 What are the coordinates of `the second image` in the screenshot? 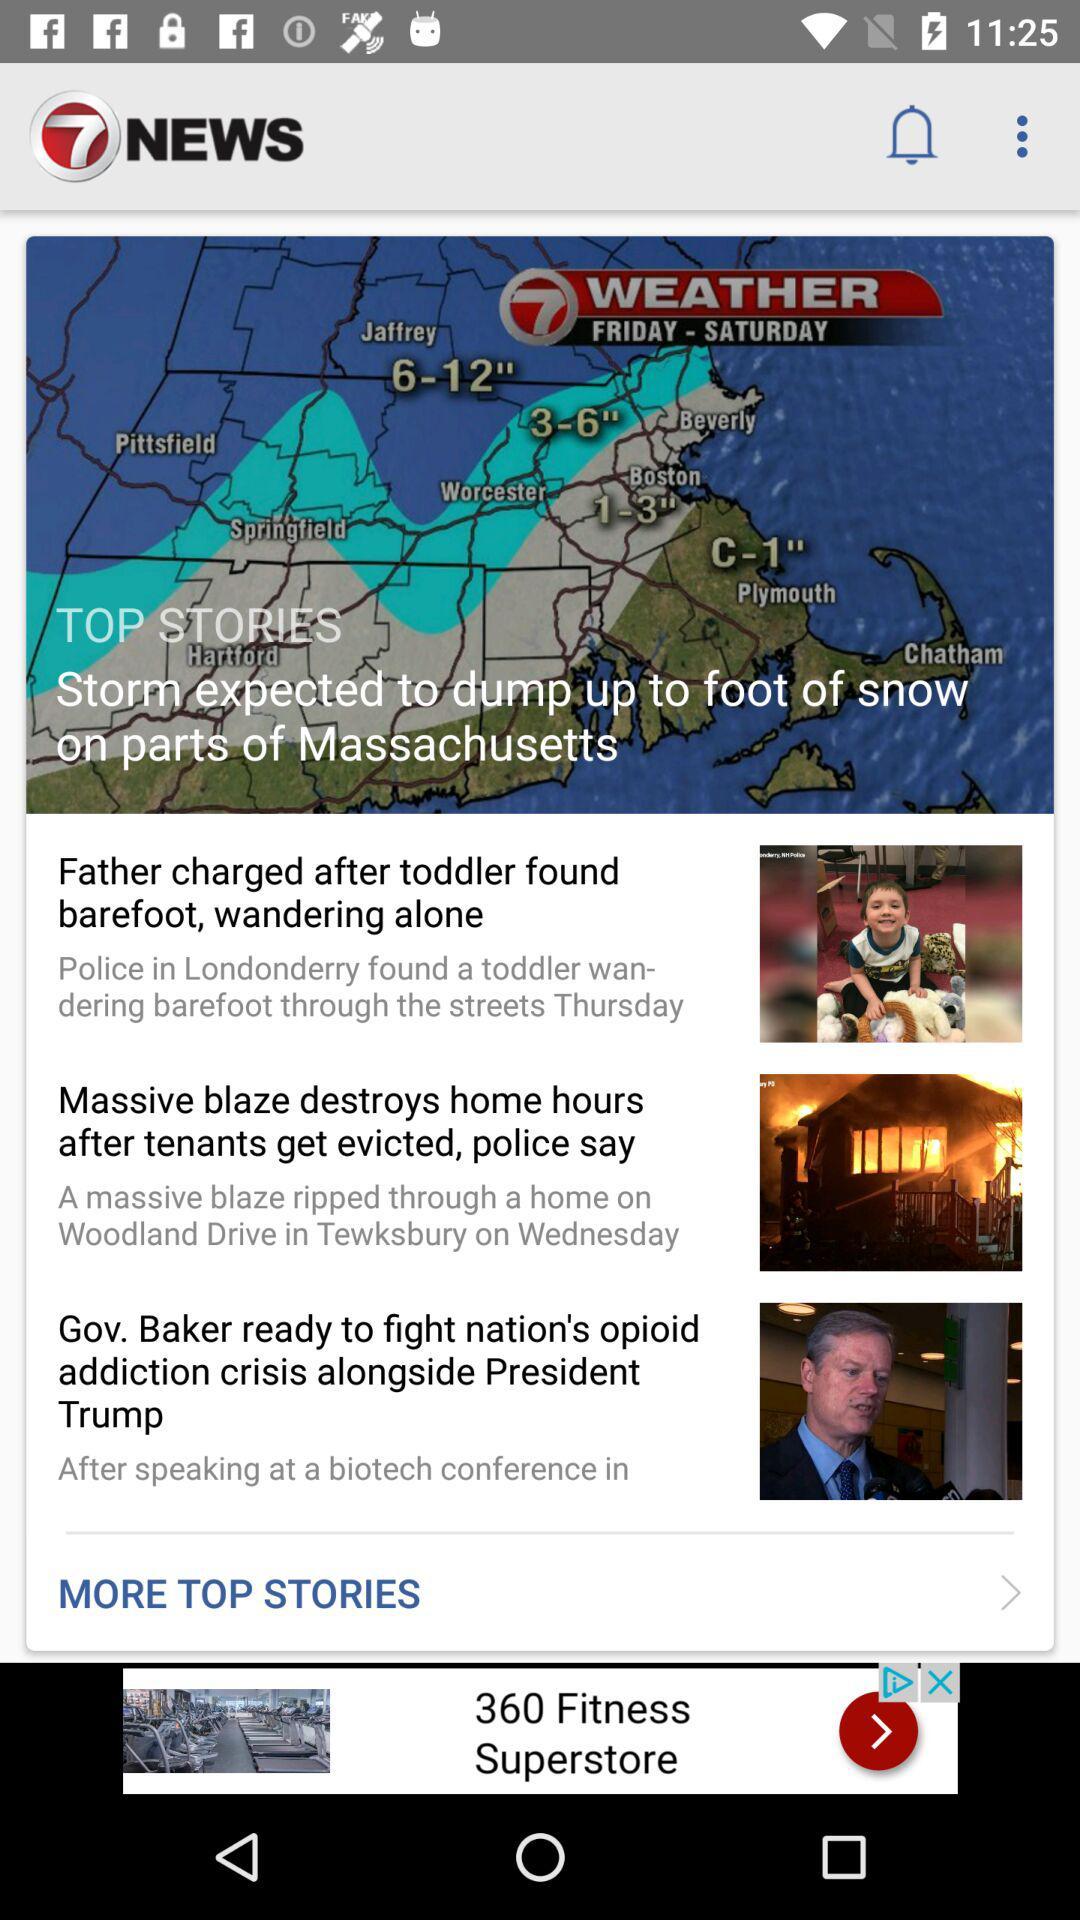 It's located at (890, 943).